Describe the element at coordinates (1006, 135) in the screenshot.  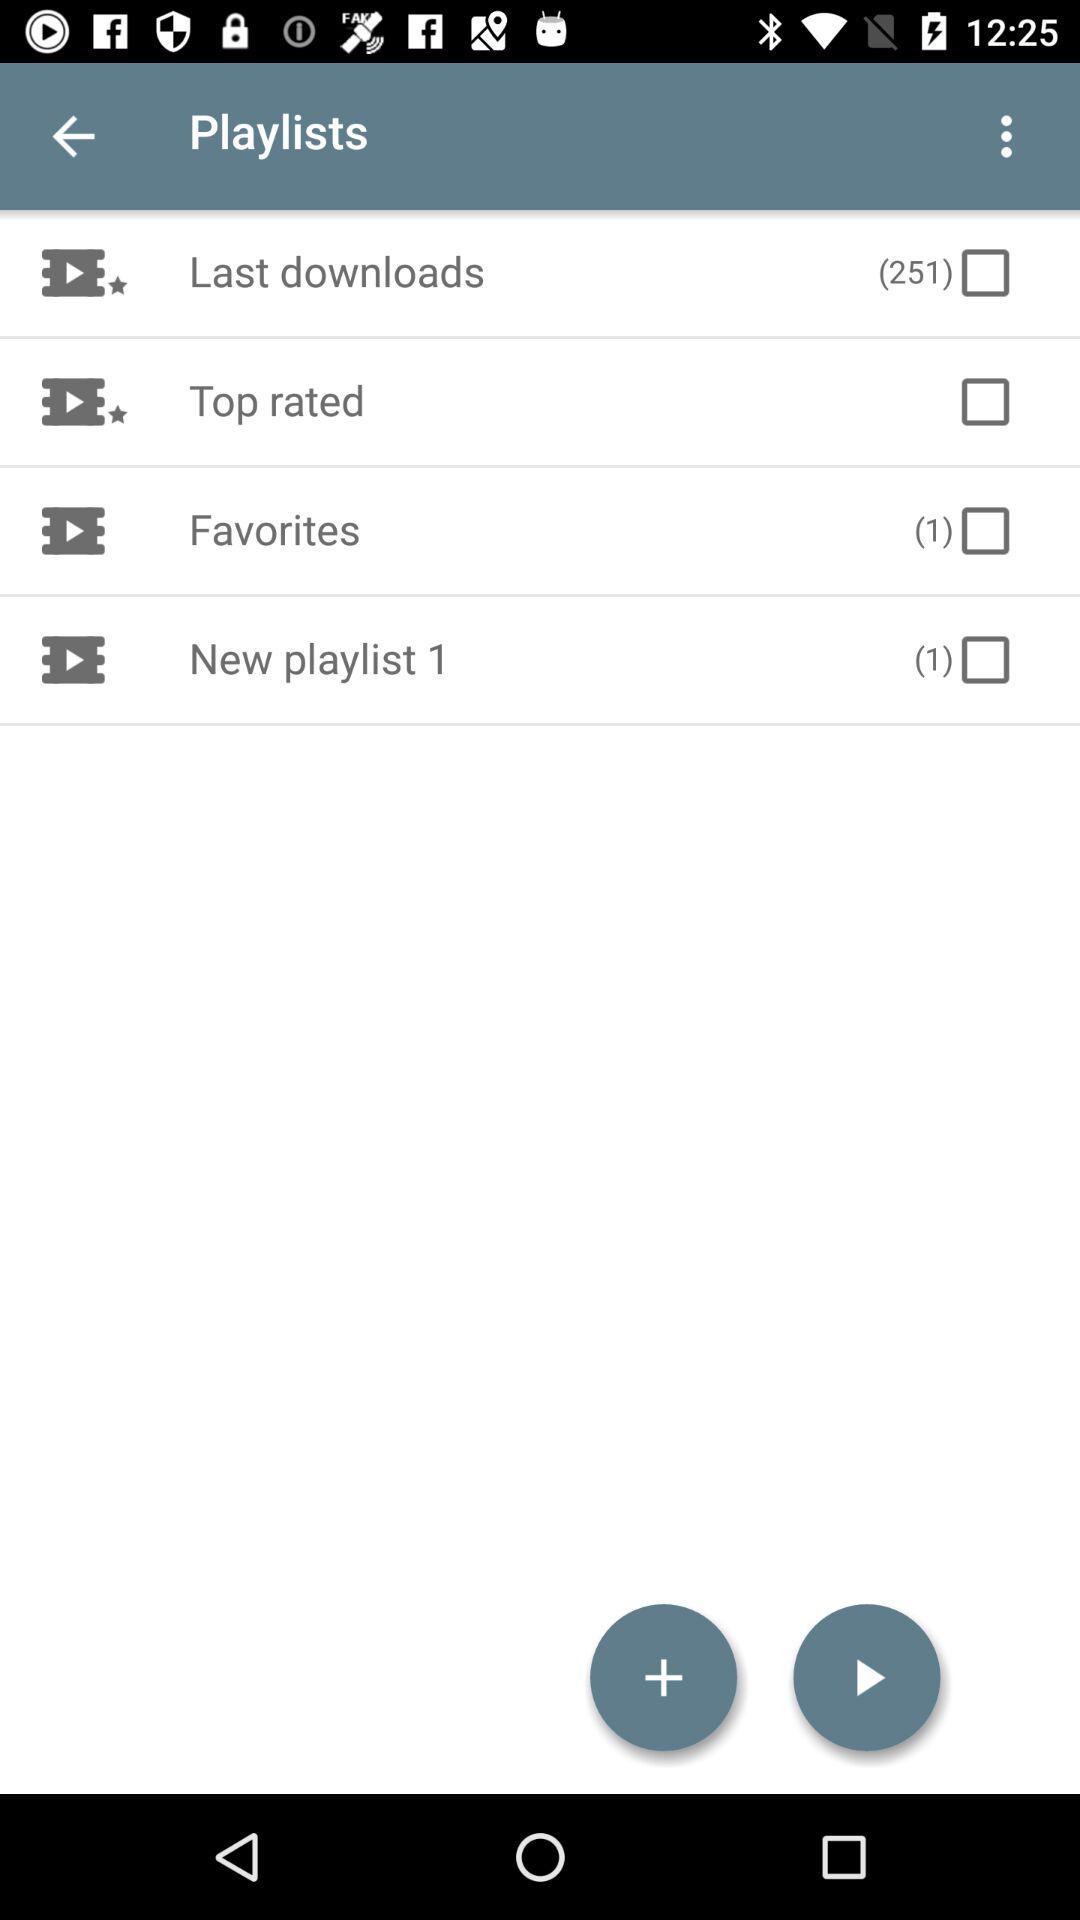
I see `item next to playlists icon` at that location.